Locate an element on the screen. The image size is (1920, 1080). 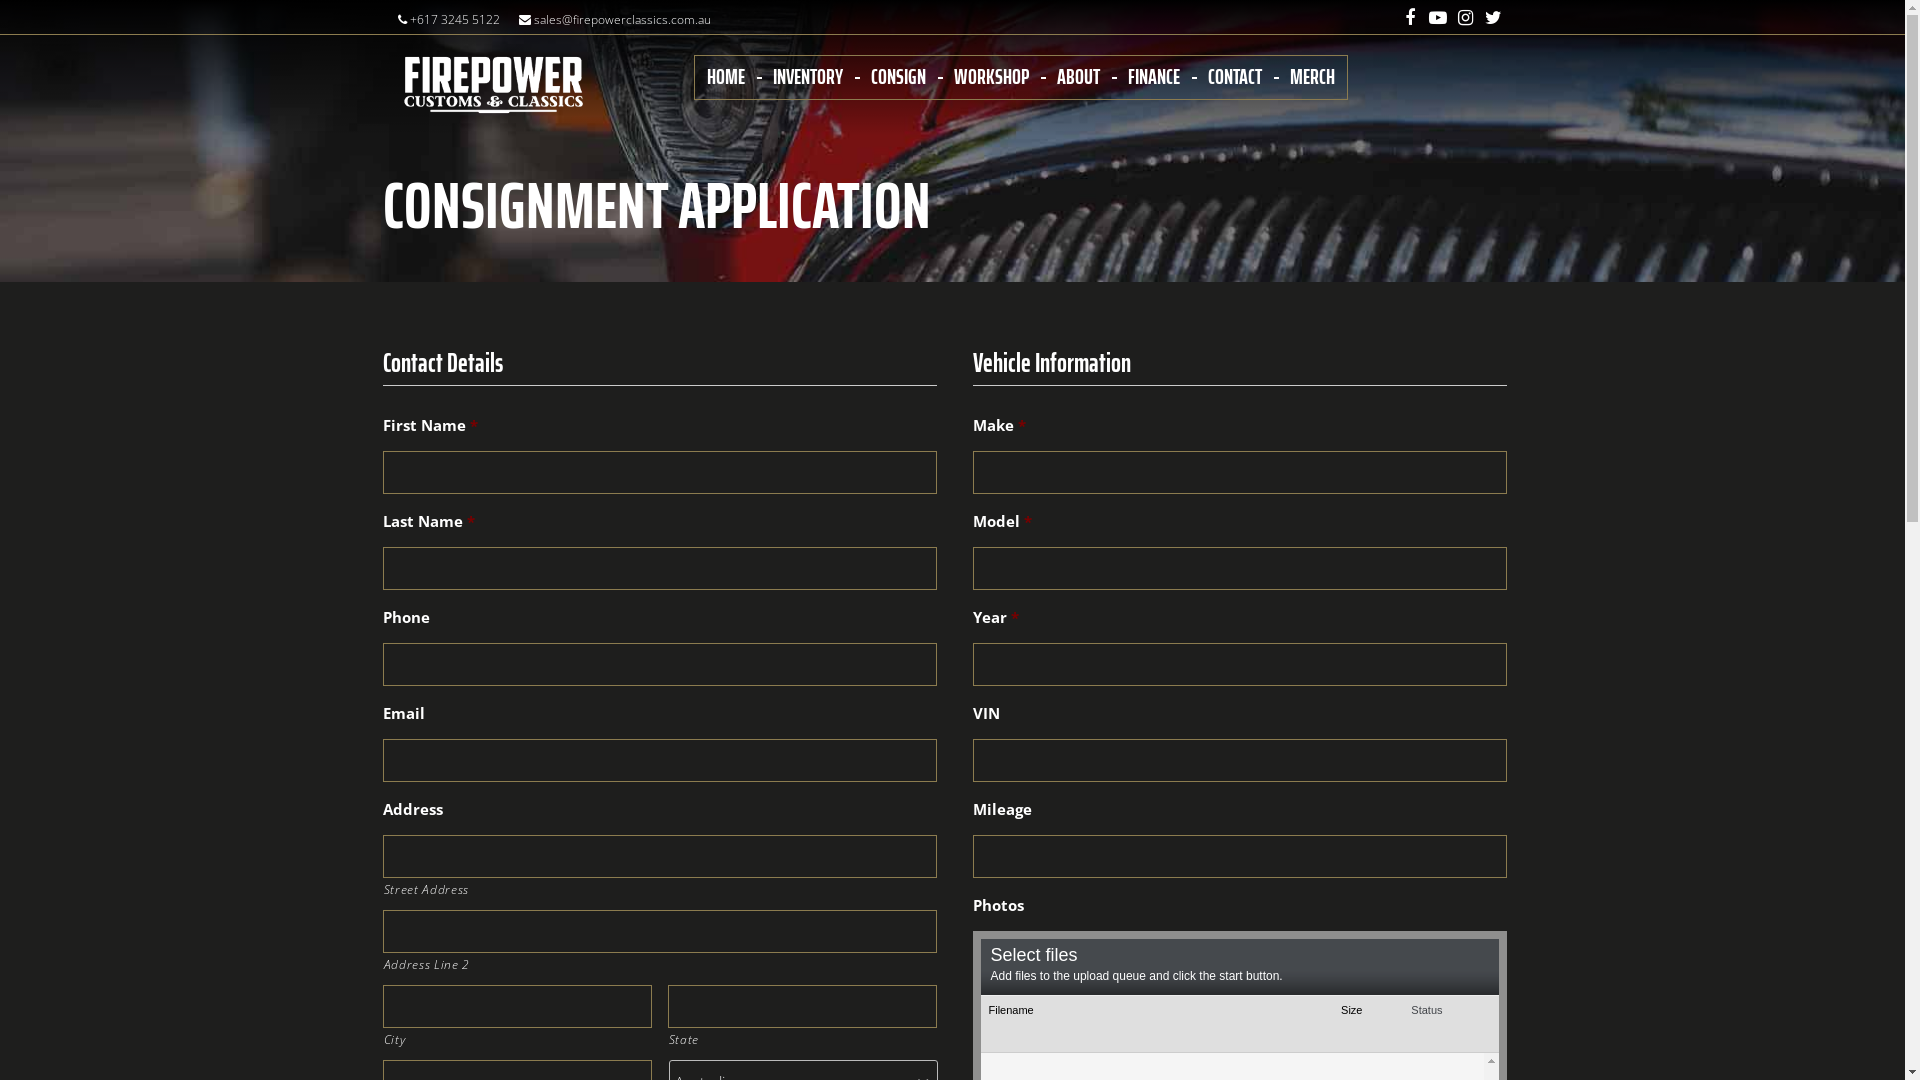
'YouTube' is located at coordinates (1435, 18).